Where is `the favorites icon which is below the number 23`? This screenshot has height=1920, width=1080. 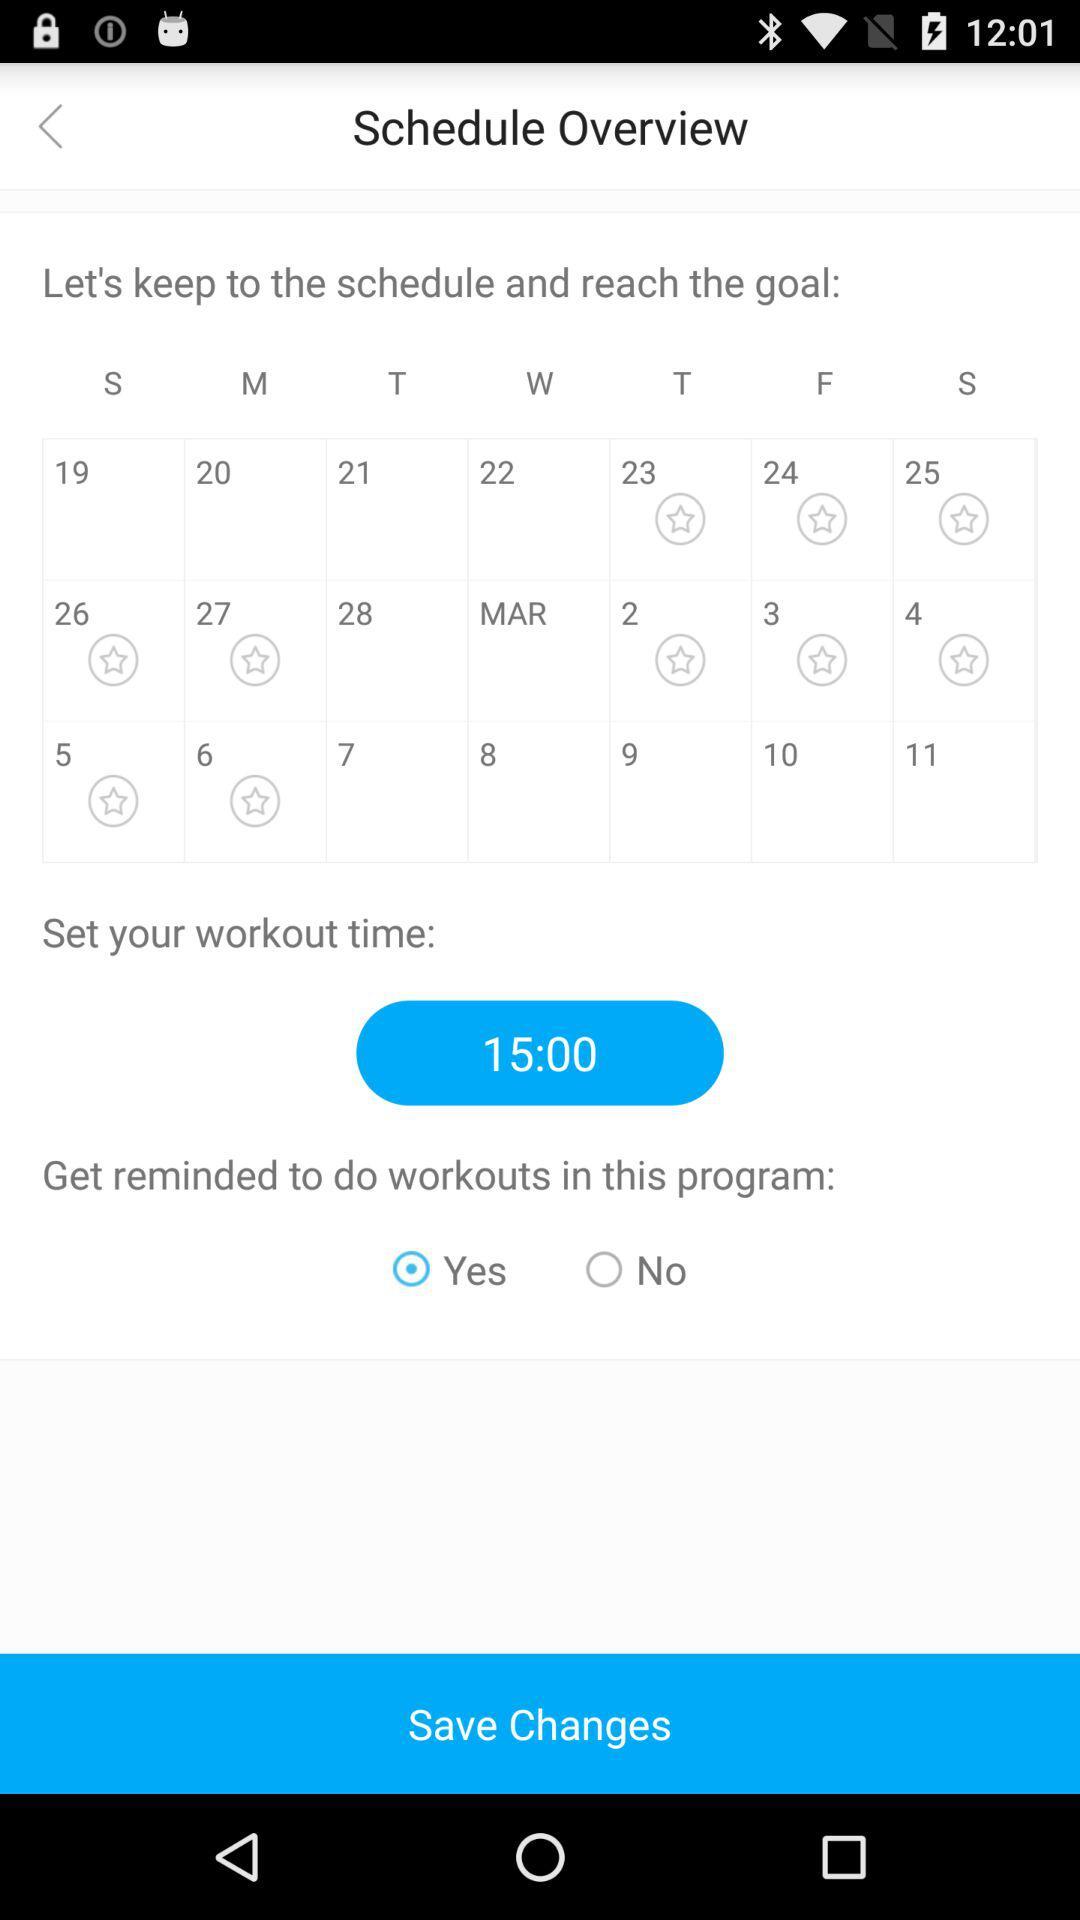
the favorites icon which is below the number 23 is located at coordinates (679, 518).